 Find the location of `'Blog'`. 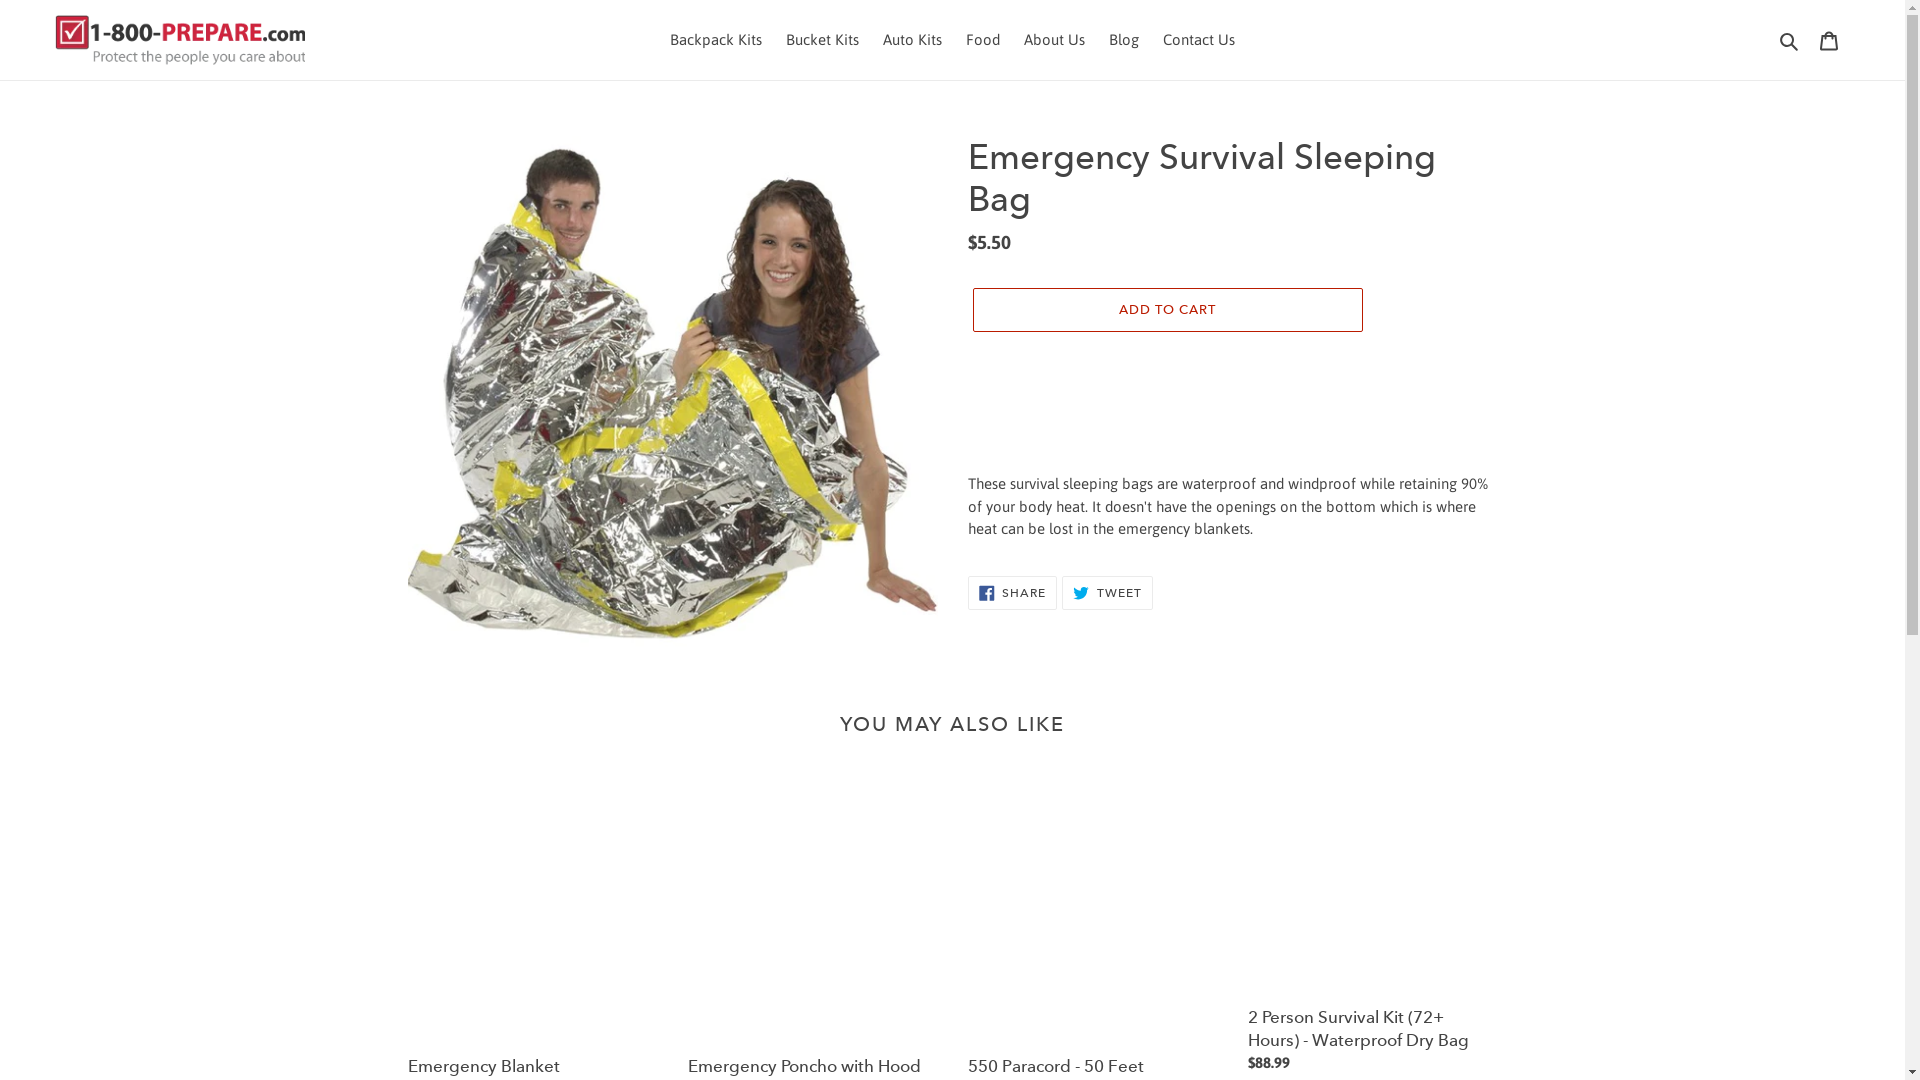

'Blog' is located at coordinates (1123, 40).